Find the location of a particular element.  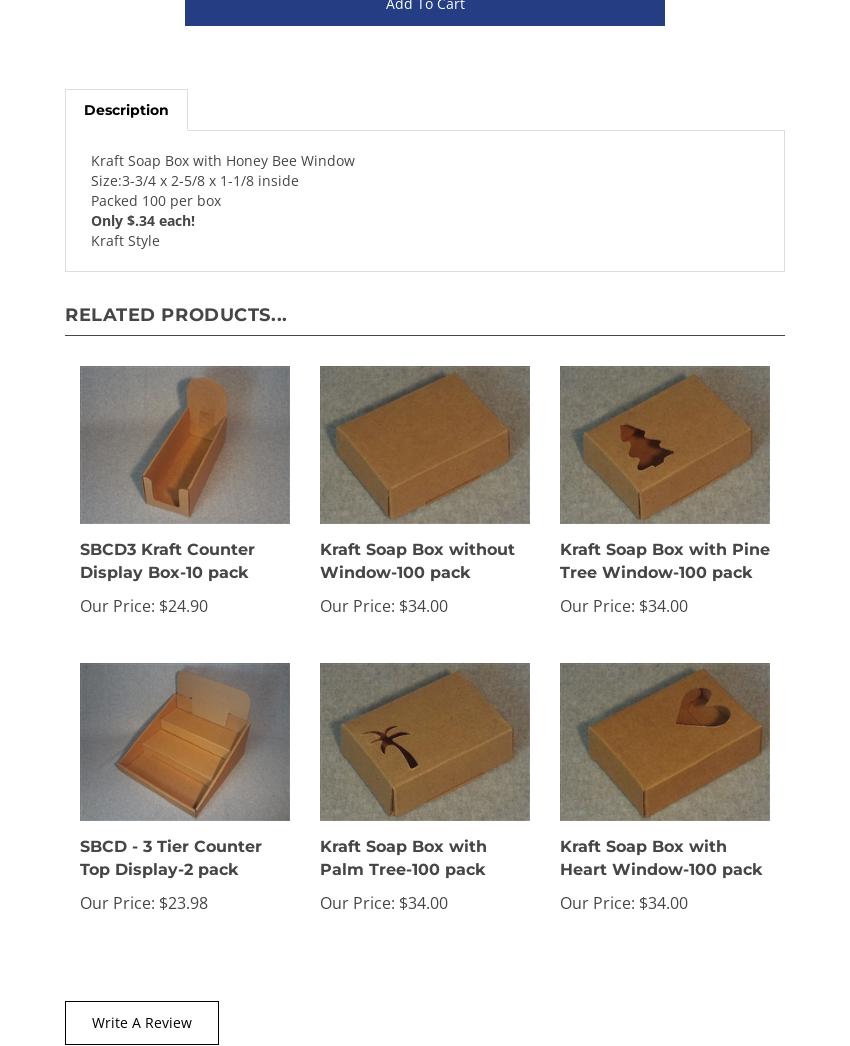

'Description' is located at coordinates (125, 109).